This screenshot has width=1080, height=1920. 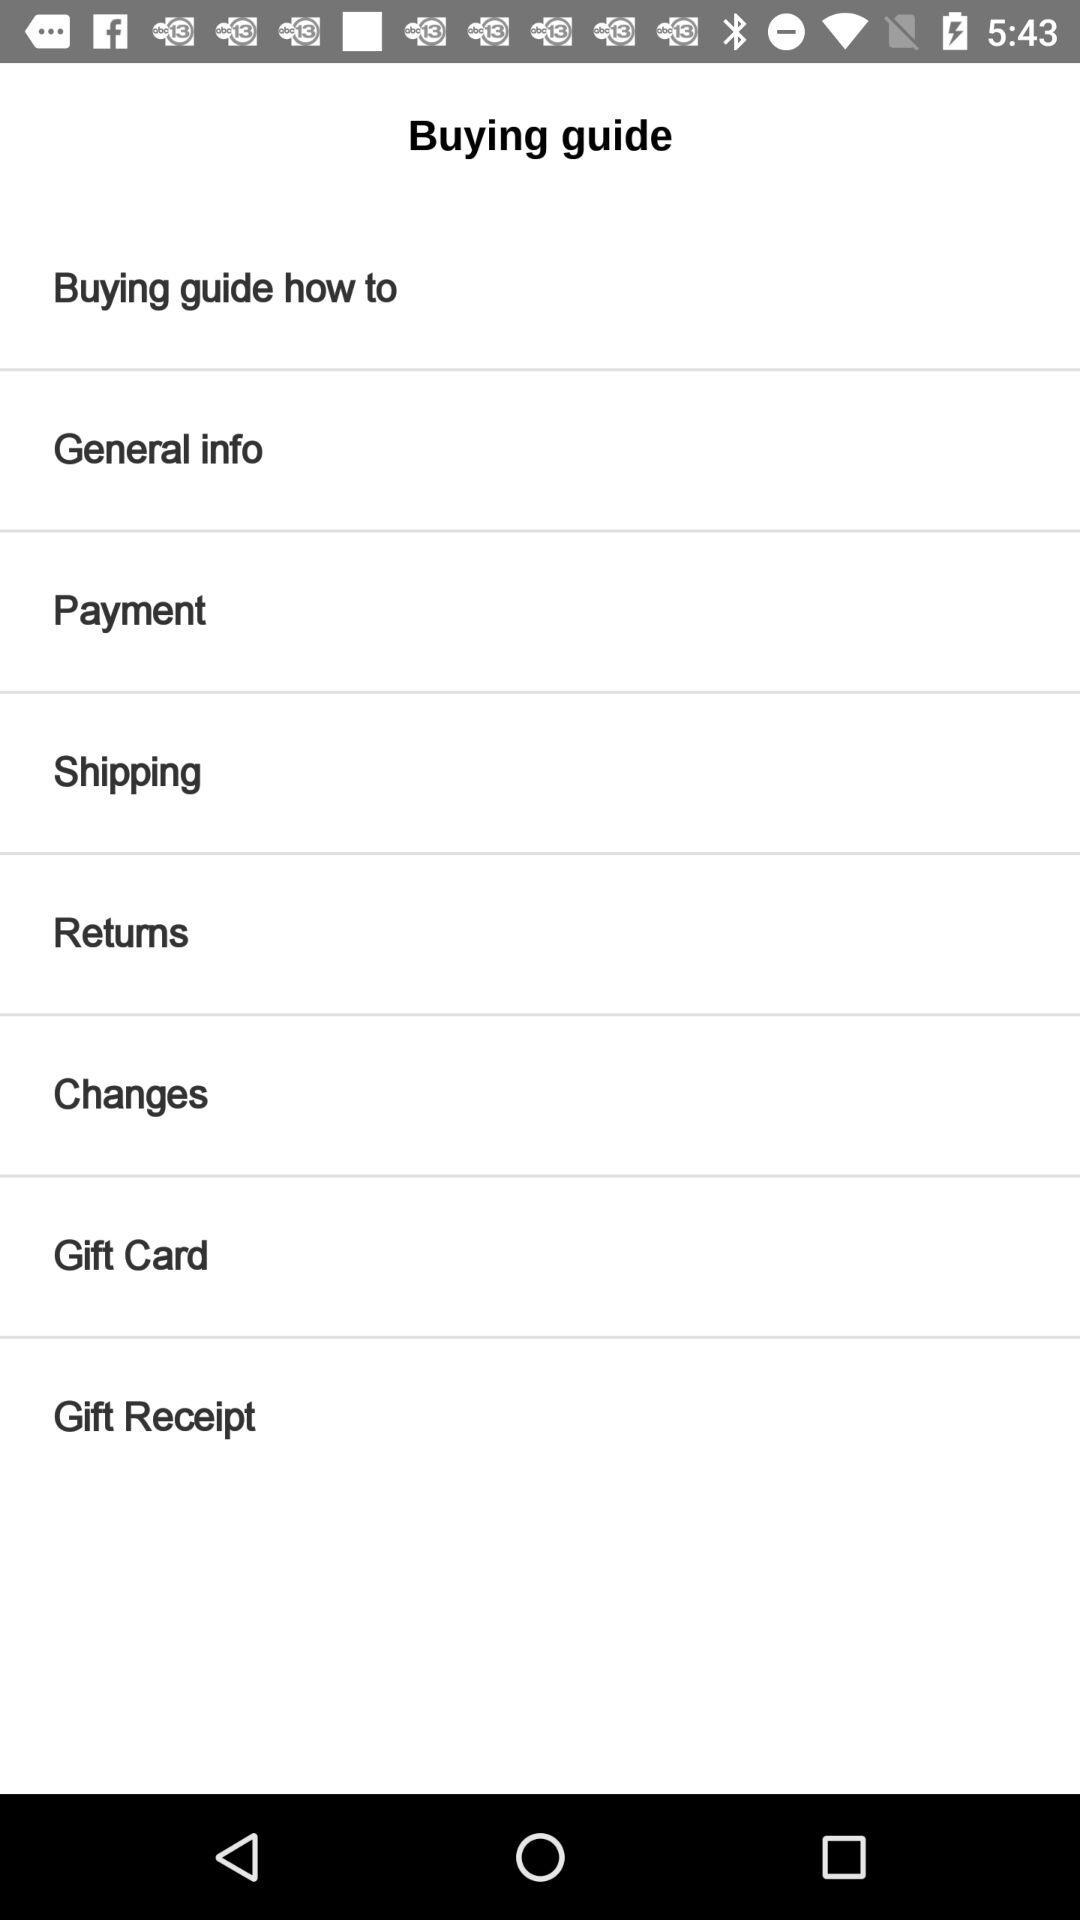 I want to click on the icon below the changes icon, so click(x=540, y=1255).